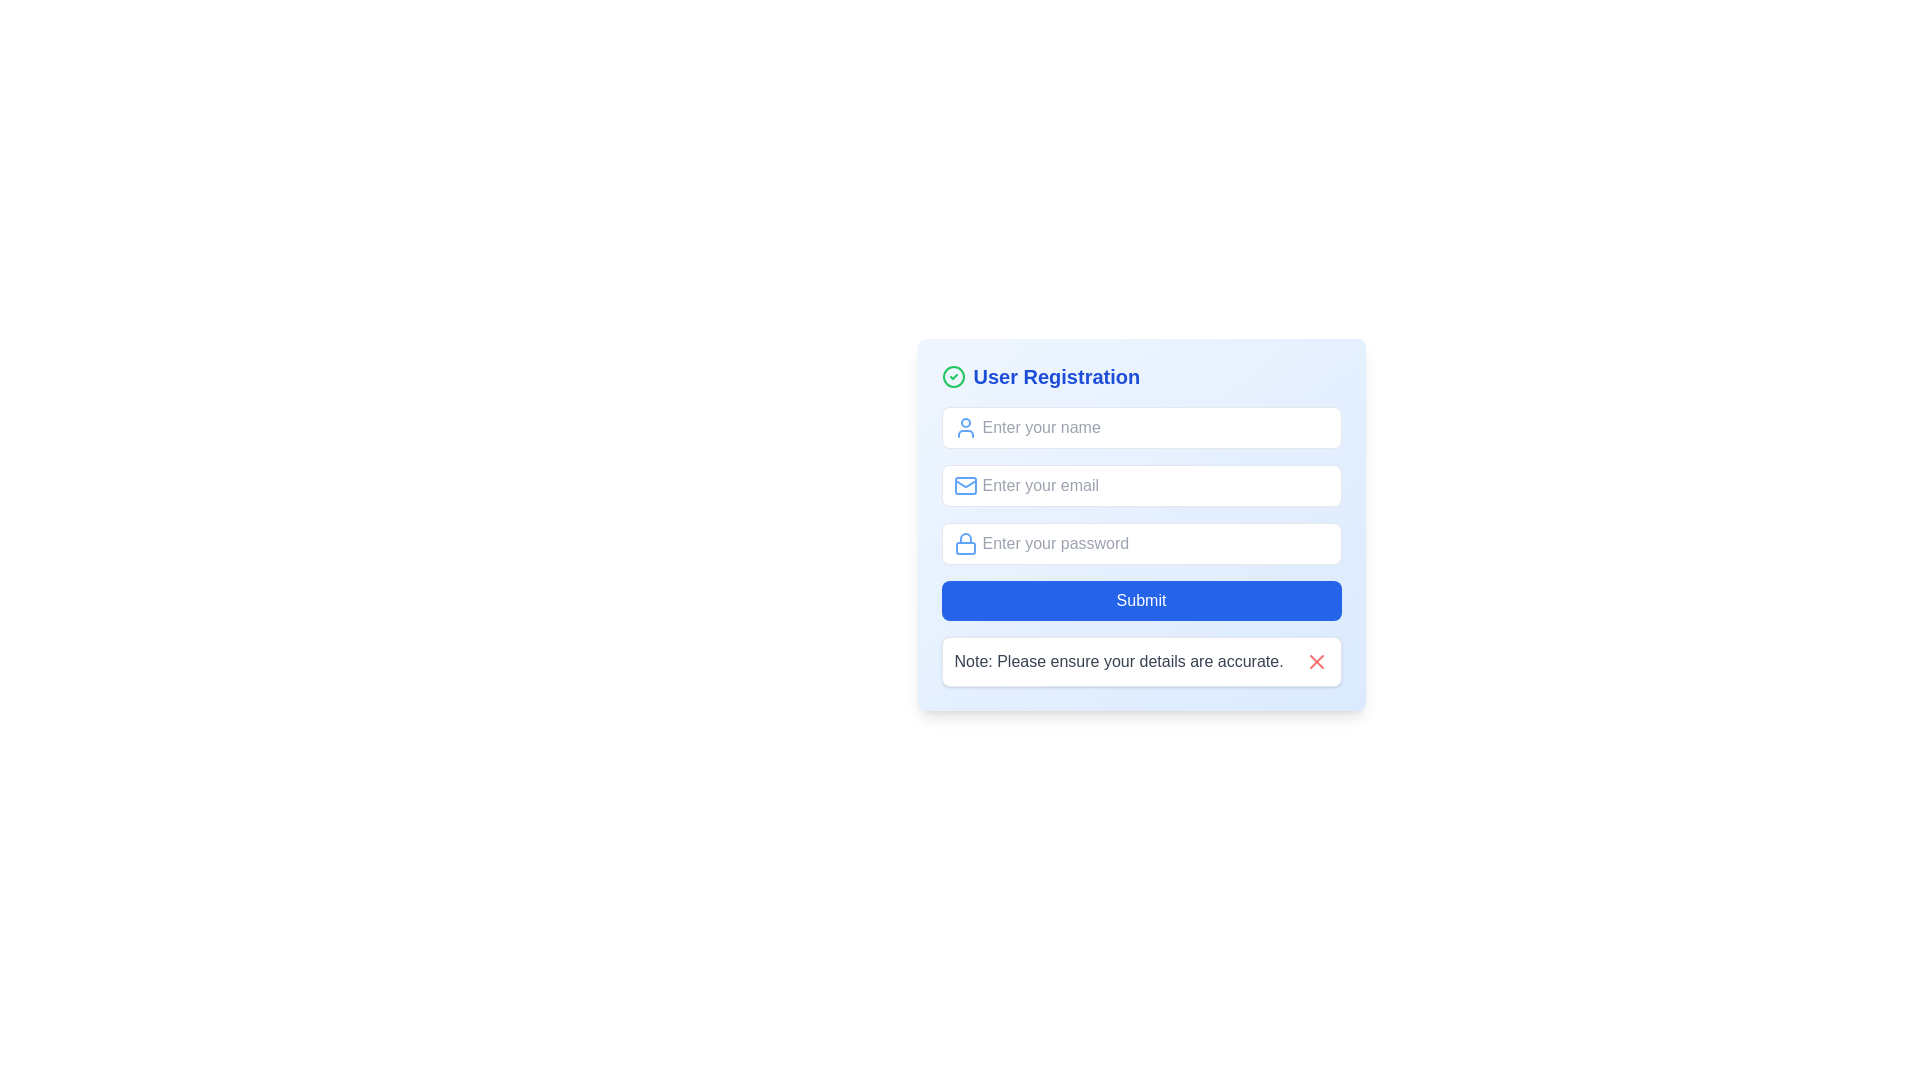 The height and width of the screenshot is (1080, 1920). I want to click on the triangular flap of the mail envelope icon located to the left of the email input field in the user registration form, so click(965, 483).